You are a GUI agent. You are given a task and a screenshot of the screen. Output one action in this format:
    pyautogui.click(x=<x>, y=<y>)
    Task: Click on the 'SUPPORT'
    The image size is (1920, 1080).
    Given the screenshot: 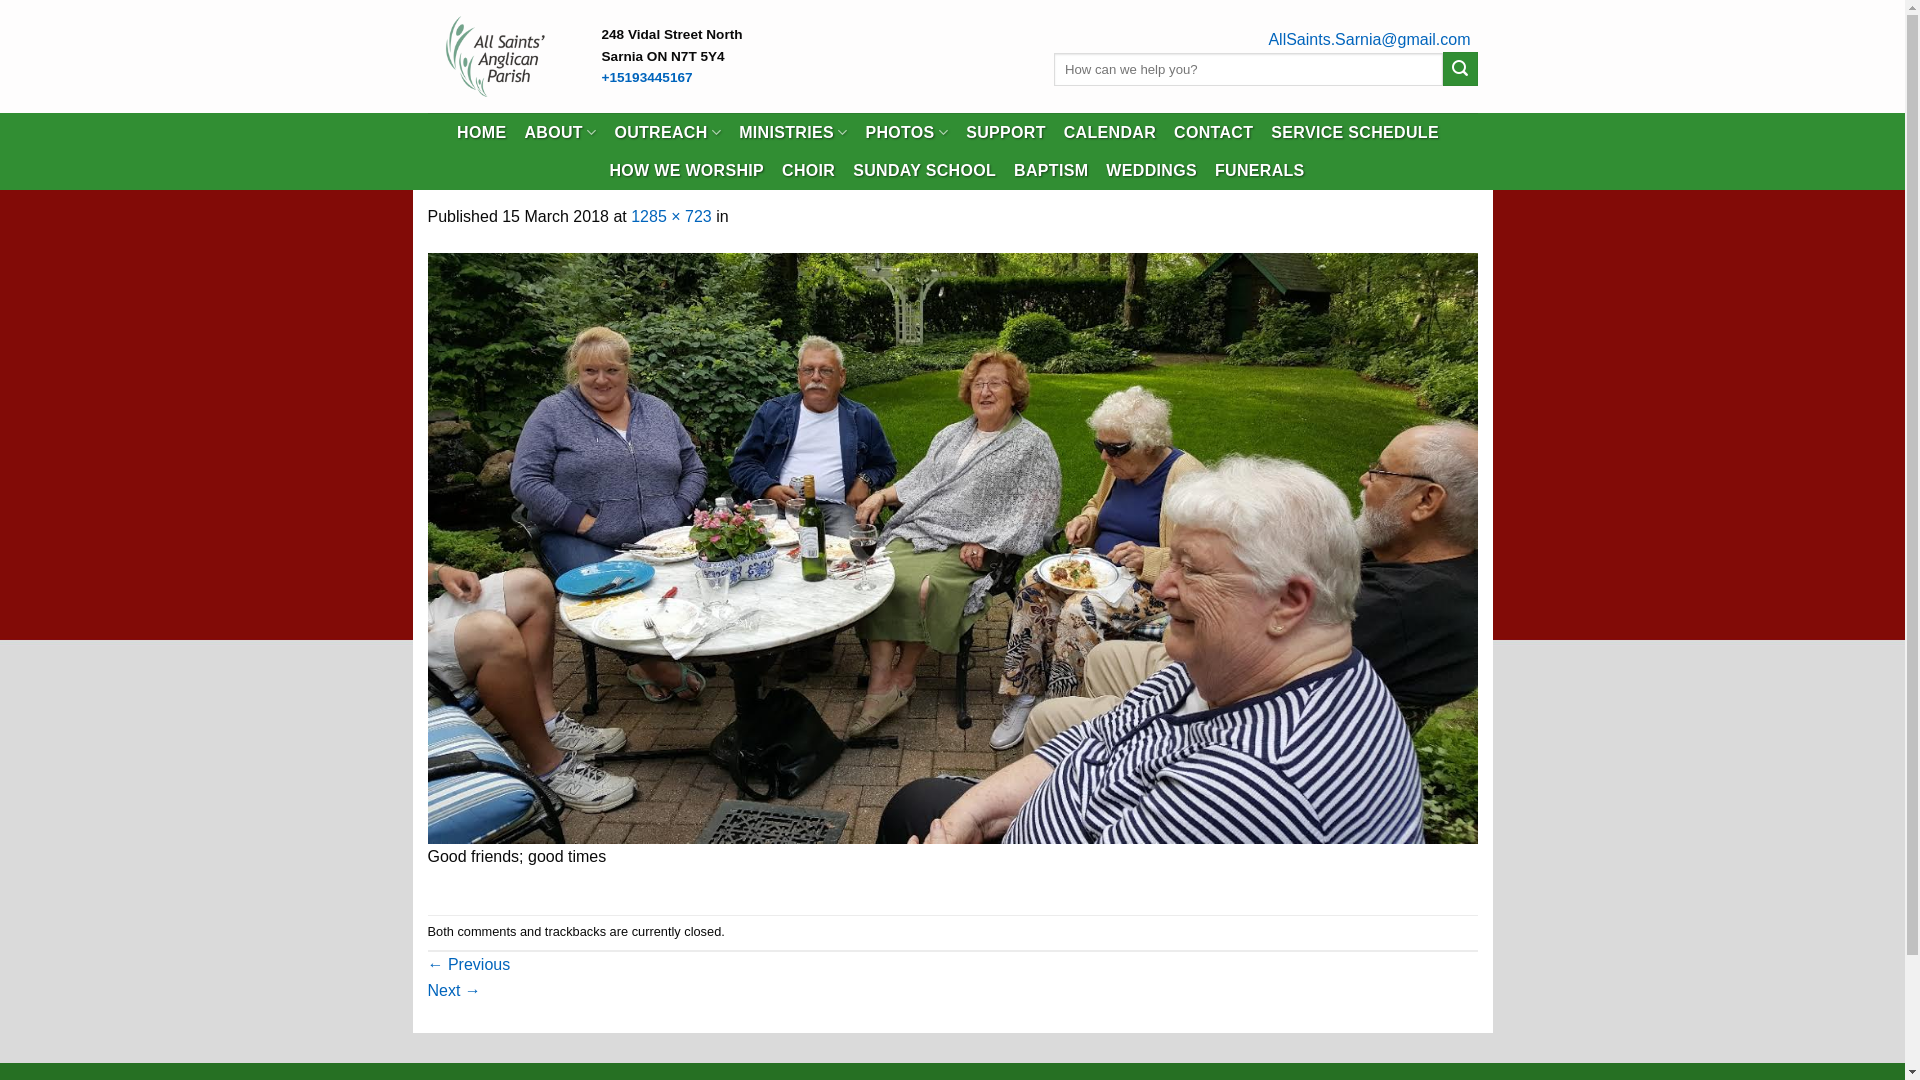 What is the action you would take?
    pyautogui.click(x=1006, y=132)
    